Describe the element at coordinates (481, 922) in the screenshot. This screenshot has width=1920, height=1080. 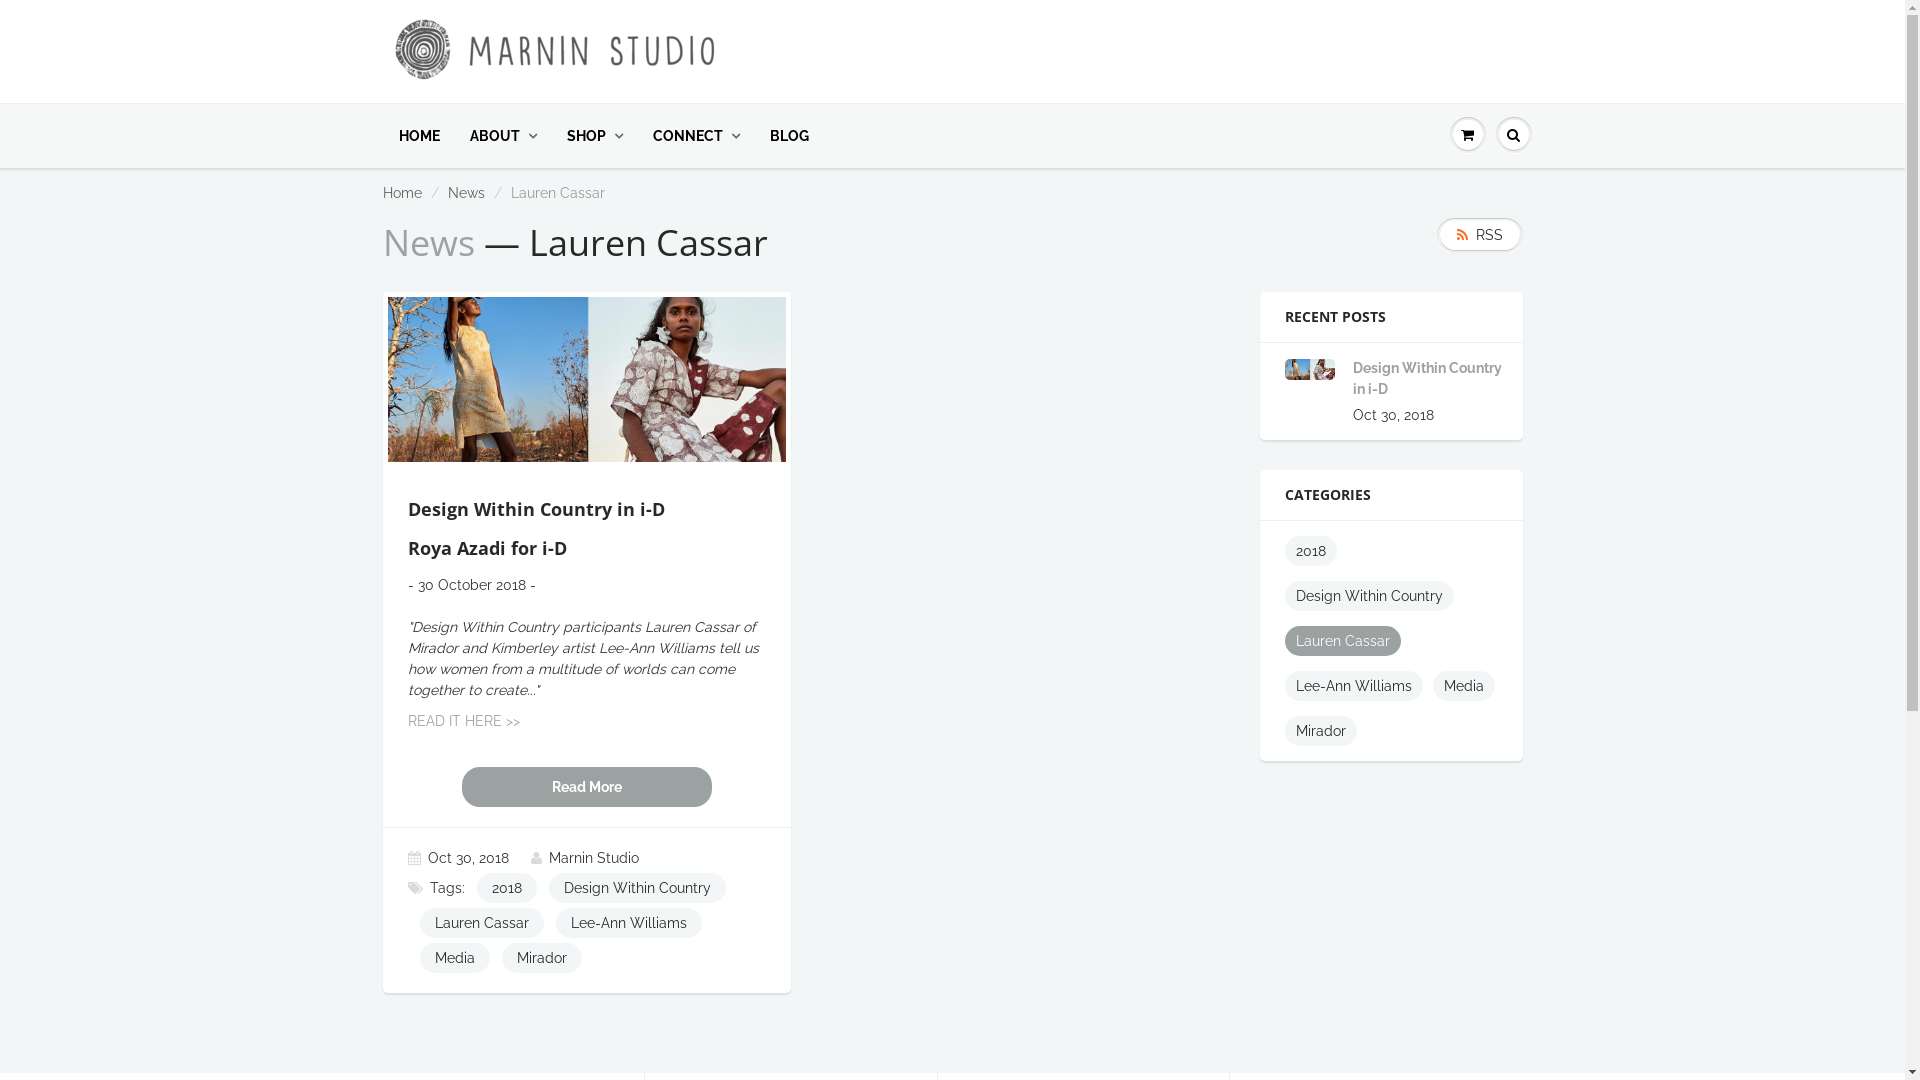
I see `'Lauren Cassar'` at that location.